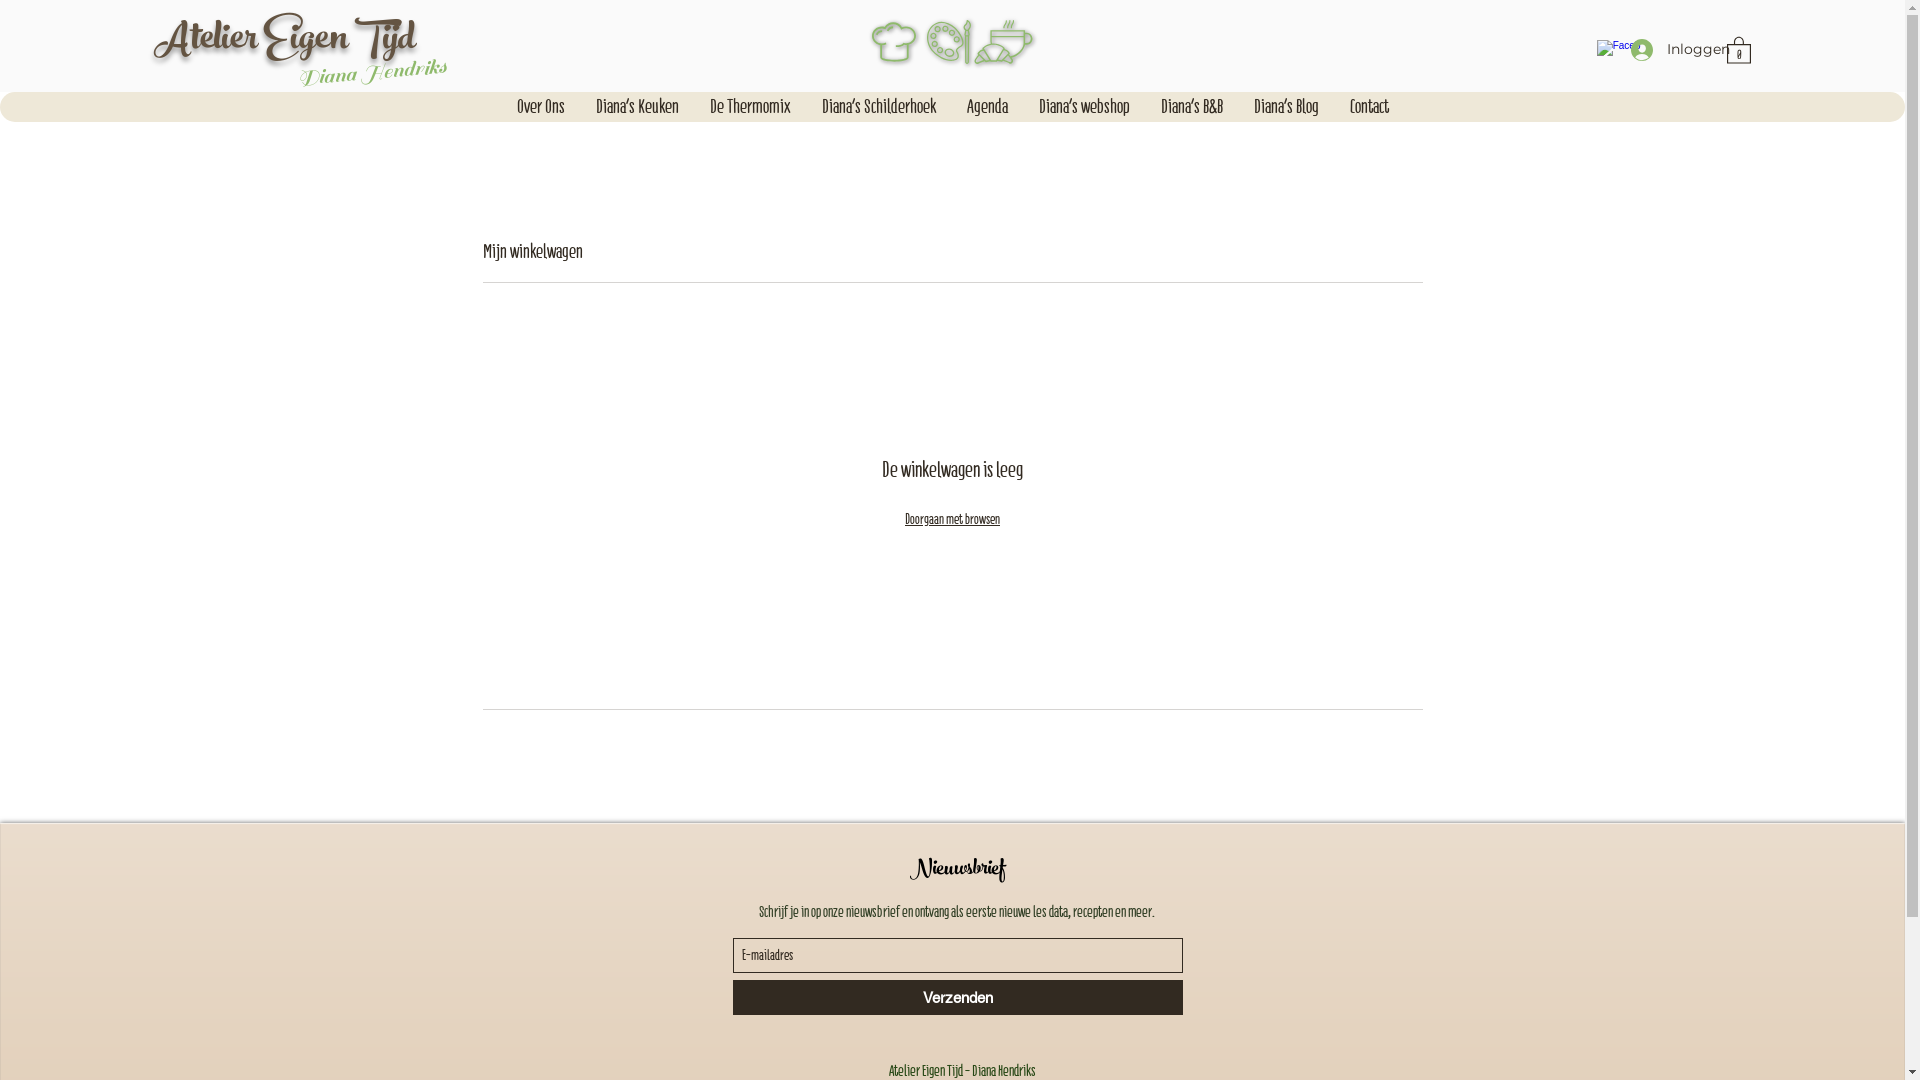  I want to click on 'Diana's B&B', so click(1191, 107).